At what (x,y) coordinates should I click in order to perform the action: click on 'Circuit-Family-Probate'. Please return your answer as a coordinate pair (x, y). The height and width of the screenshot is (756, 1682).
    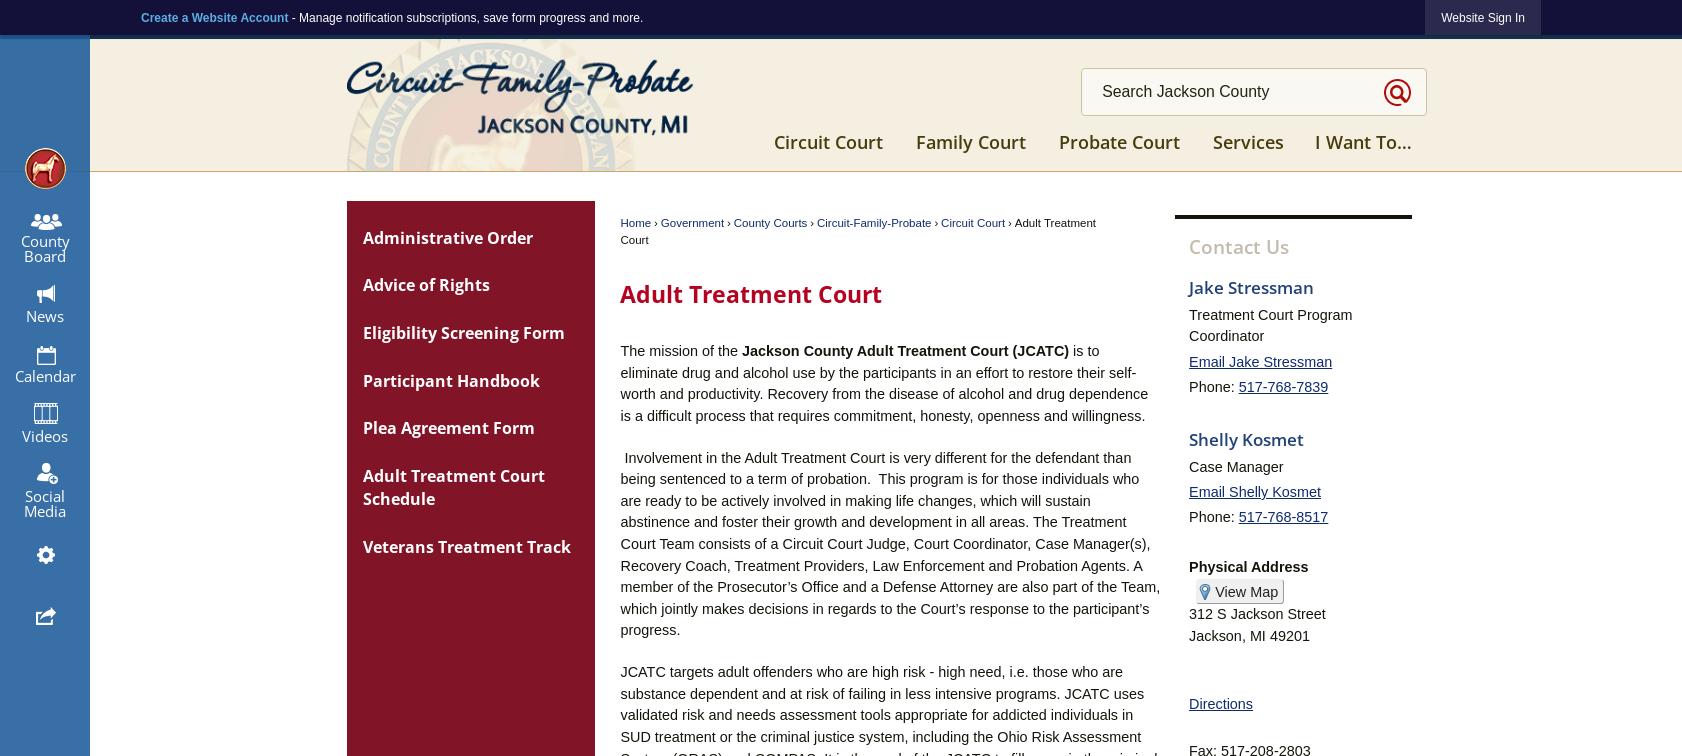
    Looking at the image, I should click on (872, 223).